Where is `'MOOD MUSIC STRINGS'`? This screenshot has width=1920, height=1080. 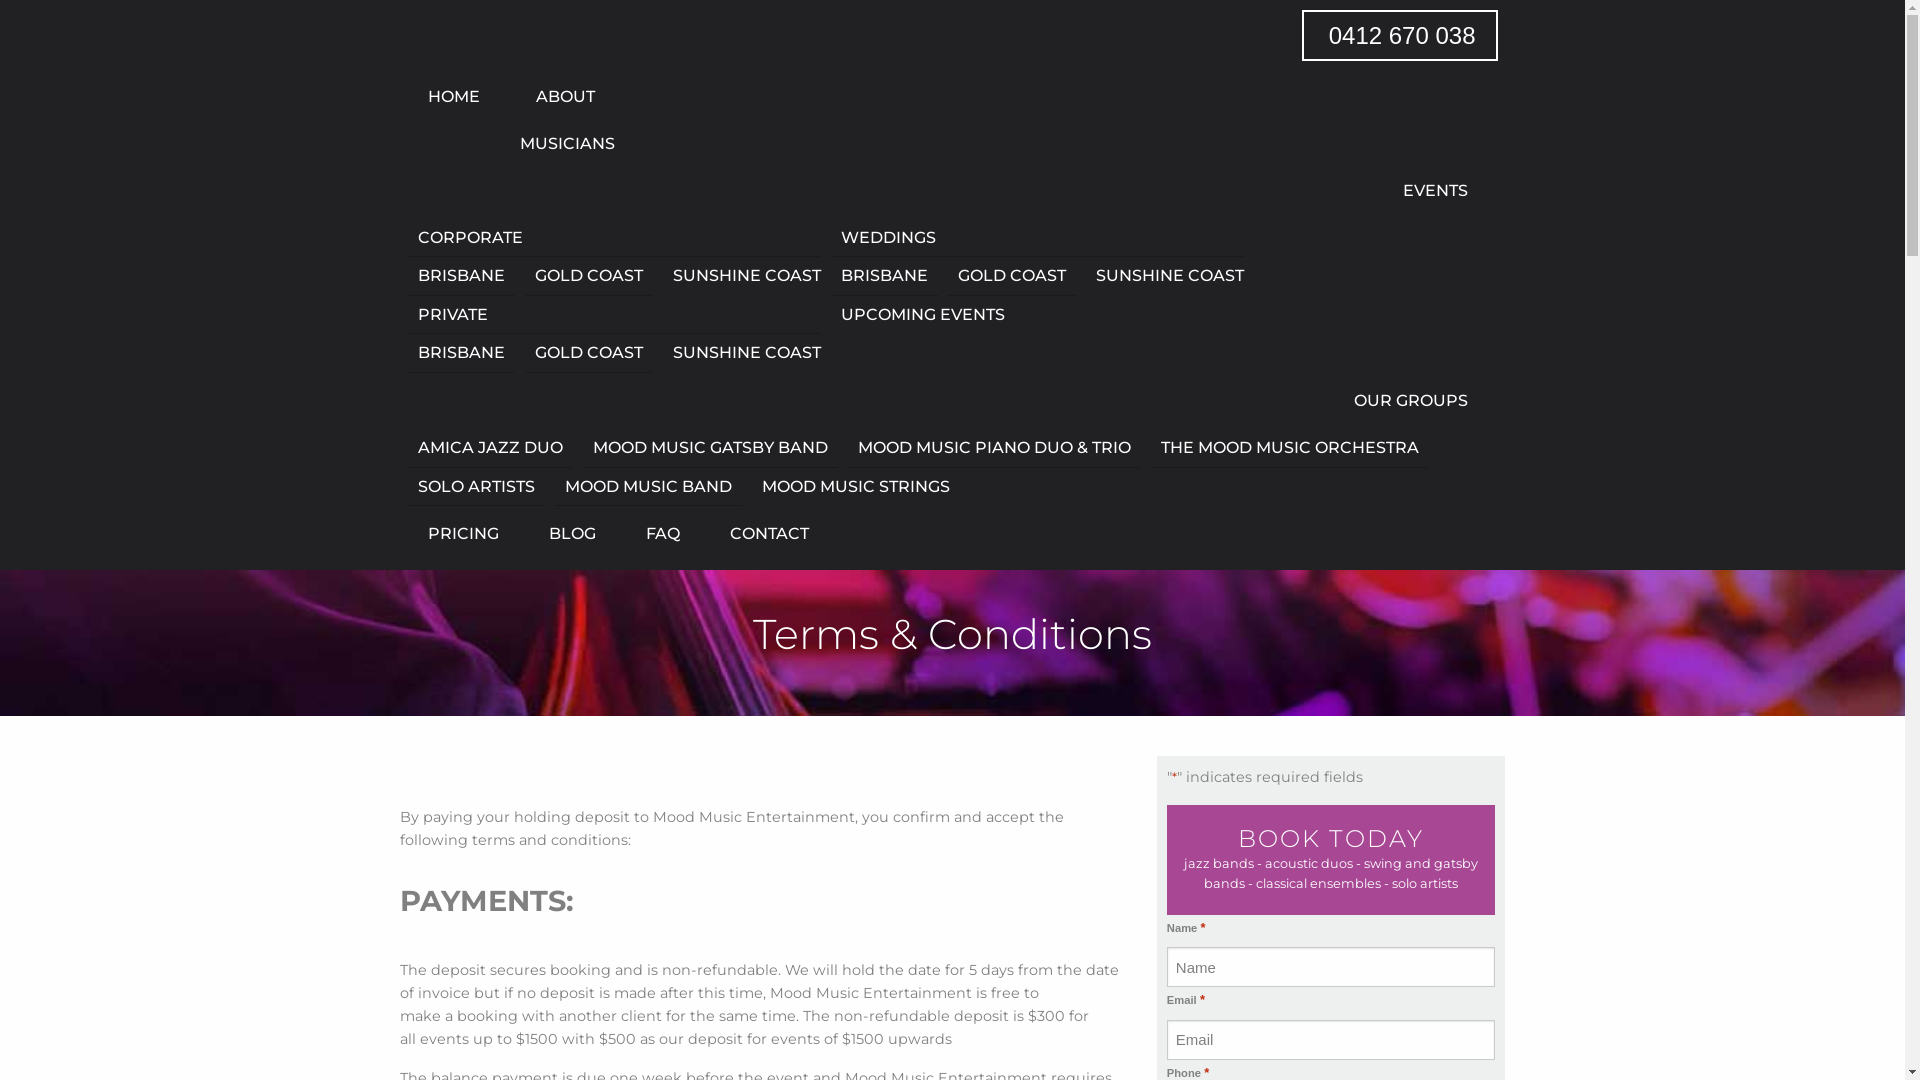
'MOOD MUSIC STRINGS' is located at coordinates (850, 486).